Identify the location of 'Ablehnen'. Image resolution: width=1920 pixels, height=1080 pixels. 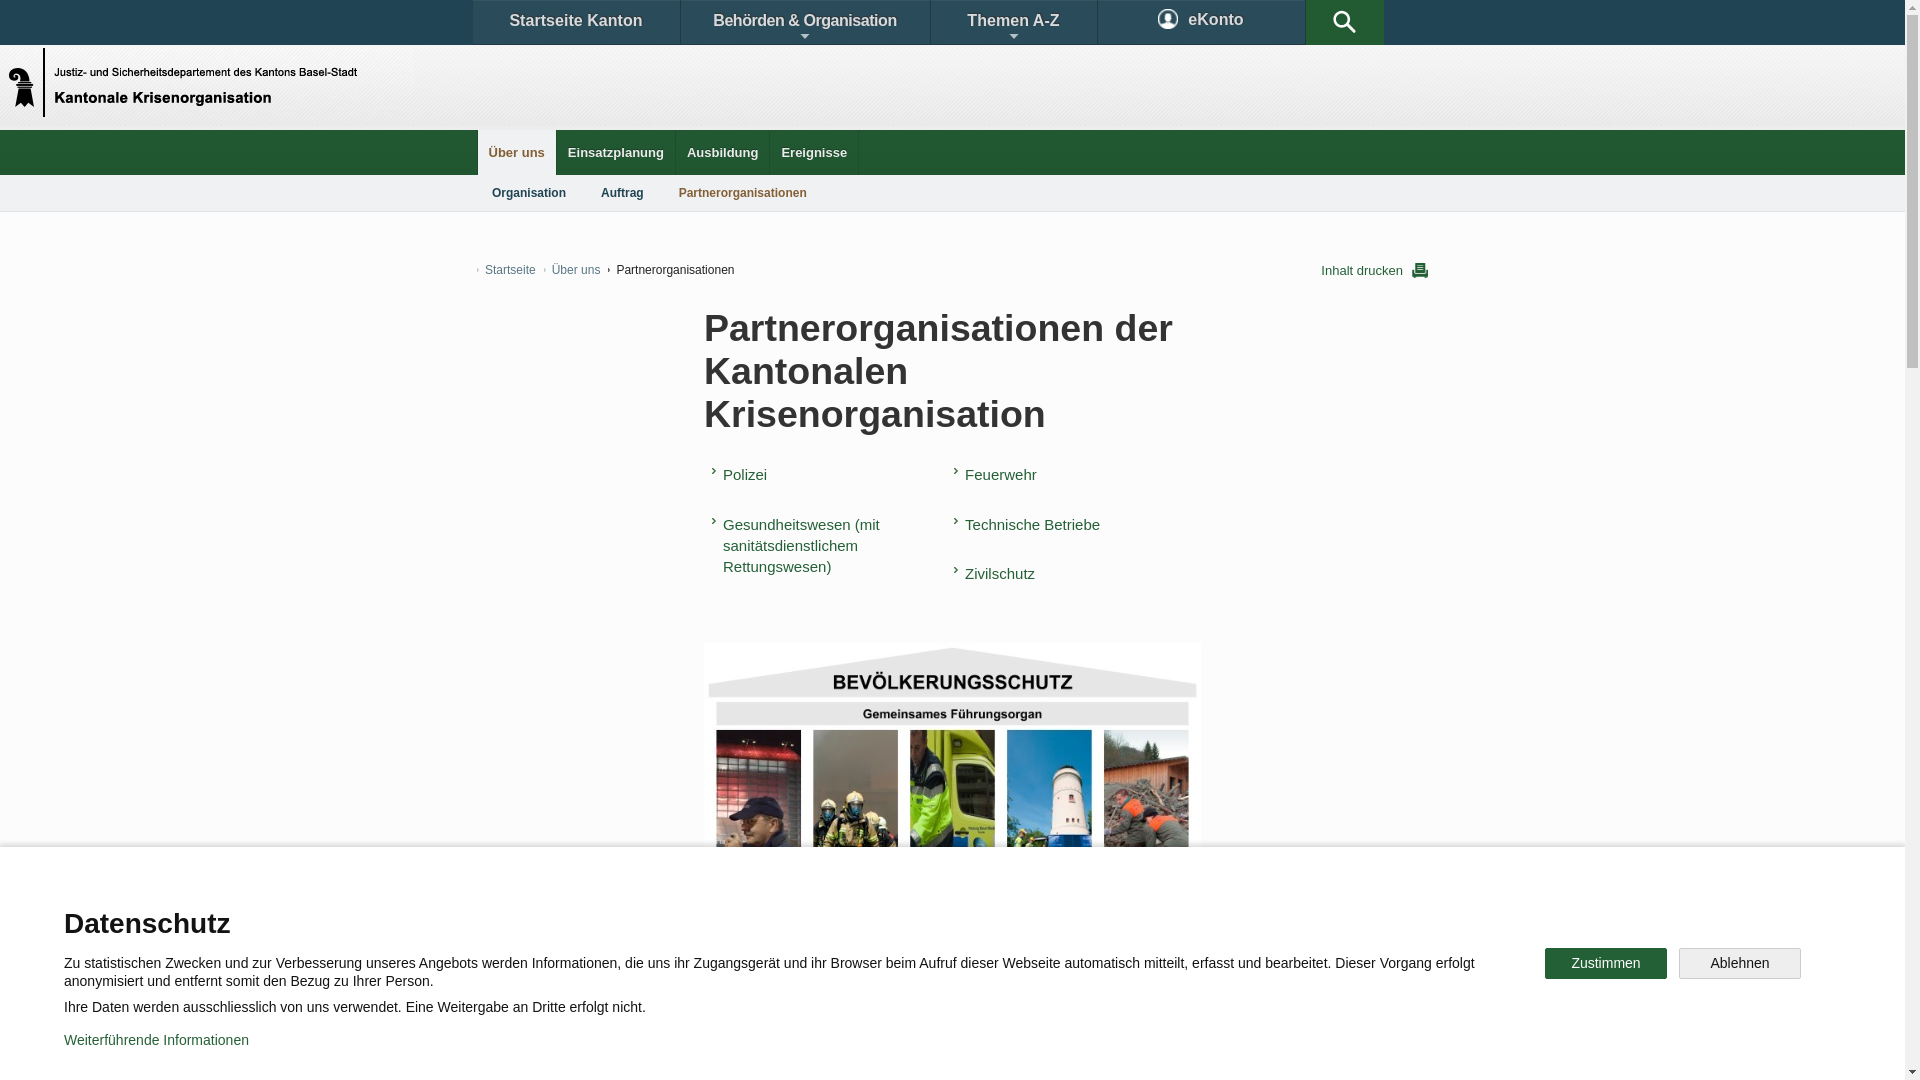
(1738, 962).